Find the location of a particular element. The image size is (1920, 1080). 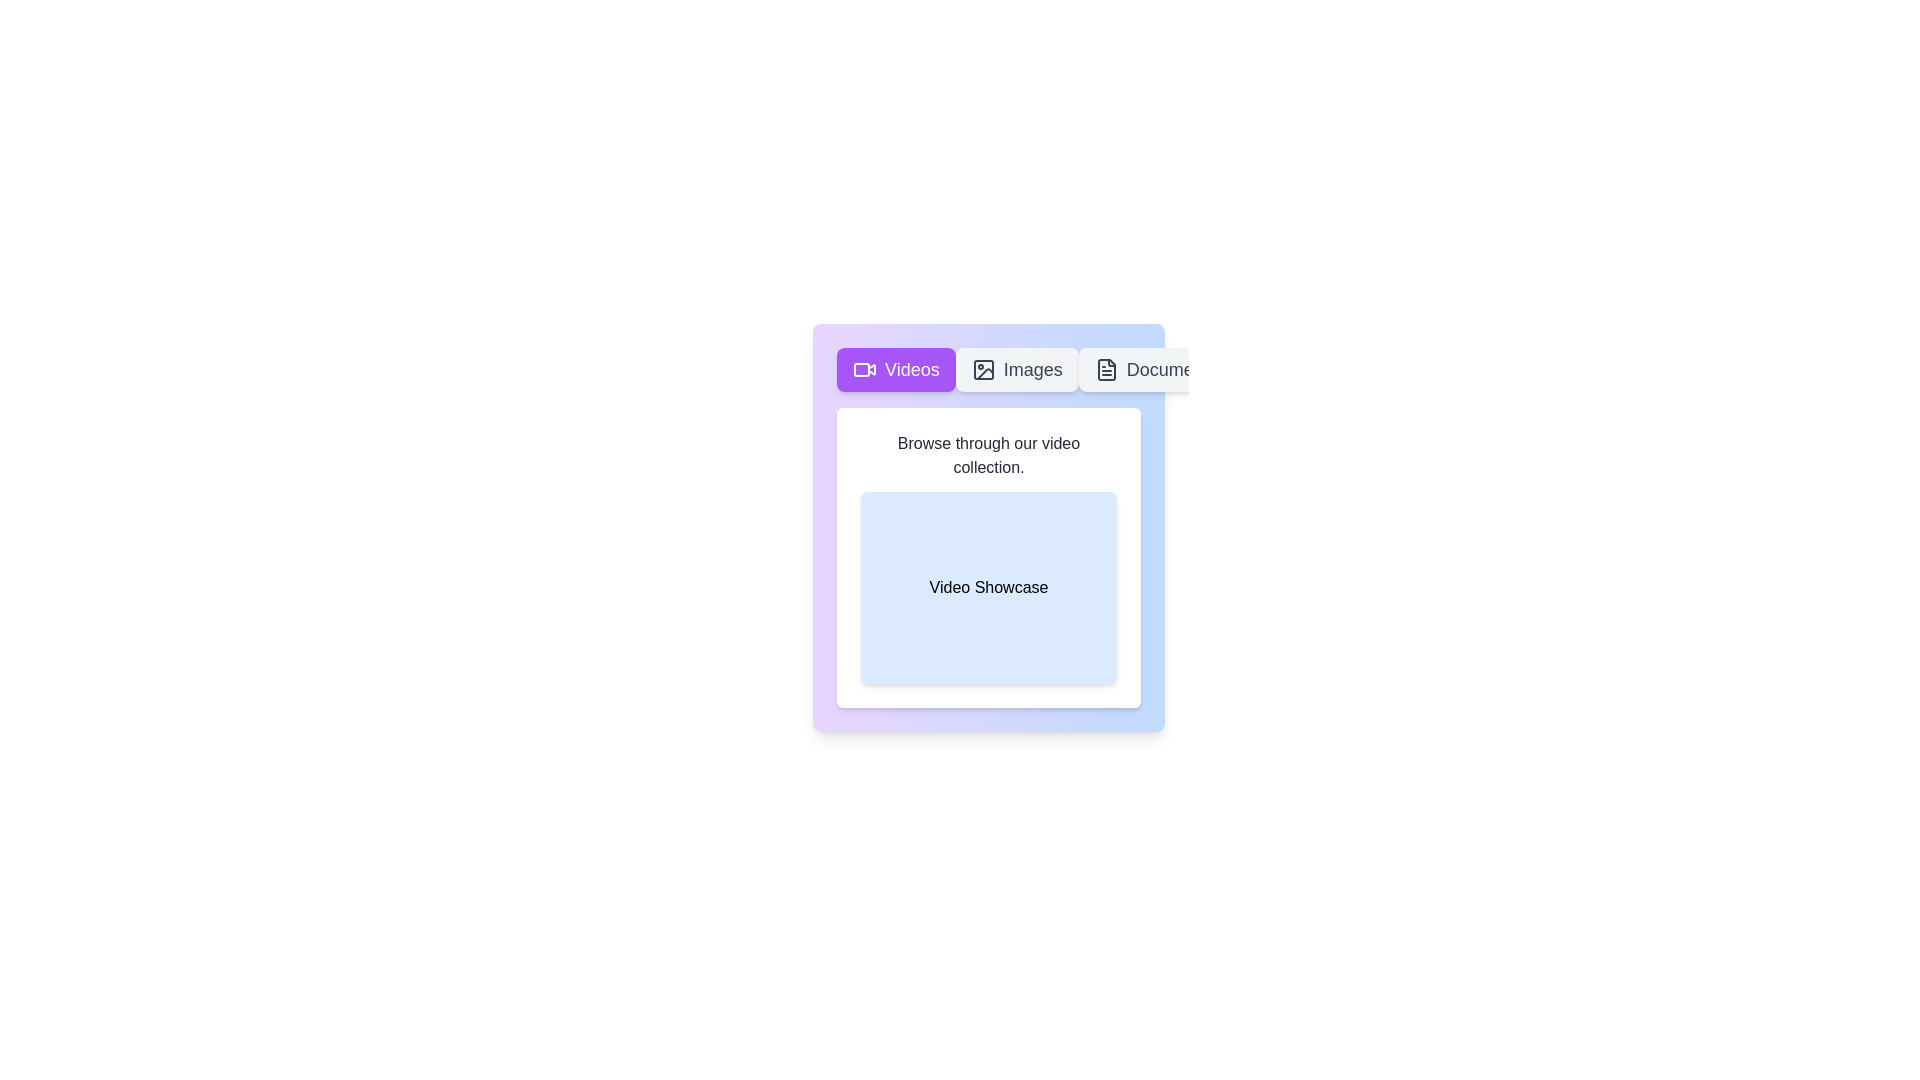

the 'Documents' icon located in the top-right corner of the interface, which visually represents the 'Documents' section is located at coordinates (1105, 370).